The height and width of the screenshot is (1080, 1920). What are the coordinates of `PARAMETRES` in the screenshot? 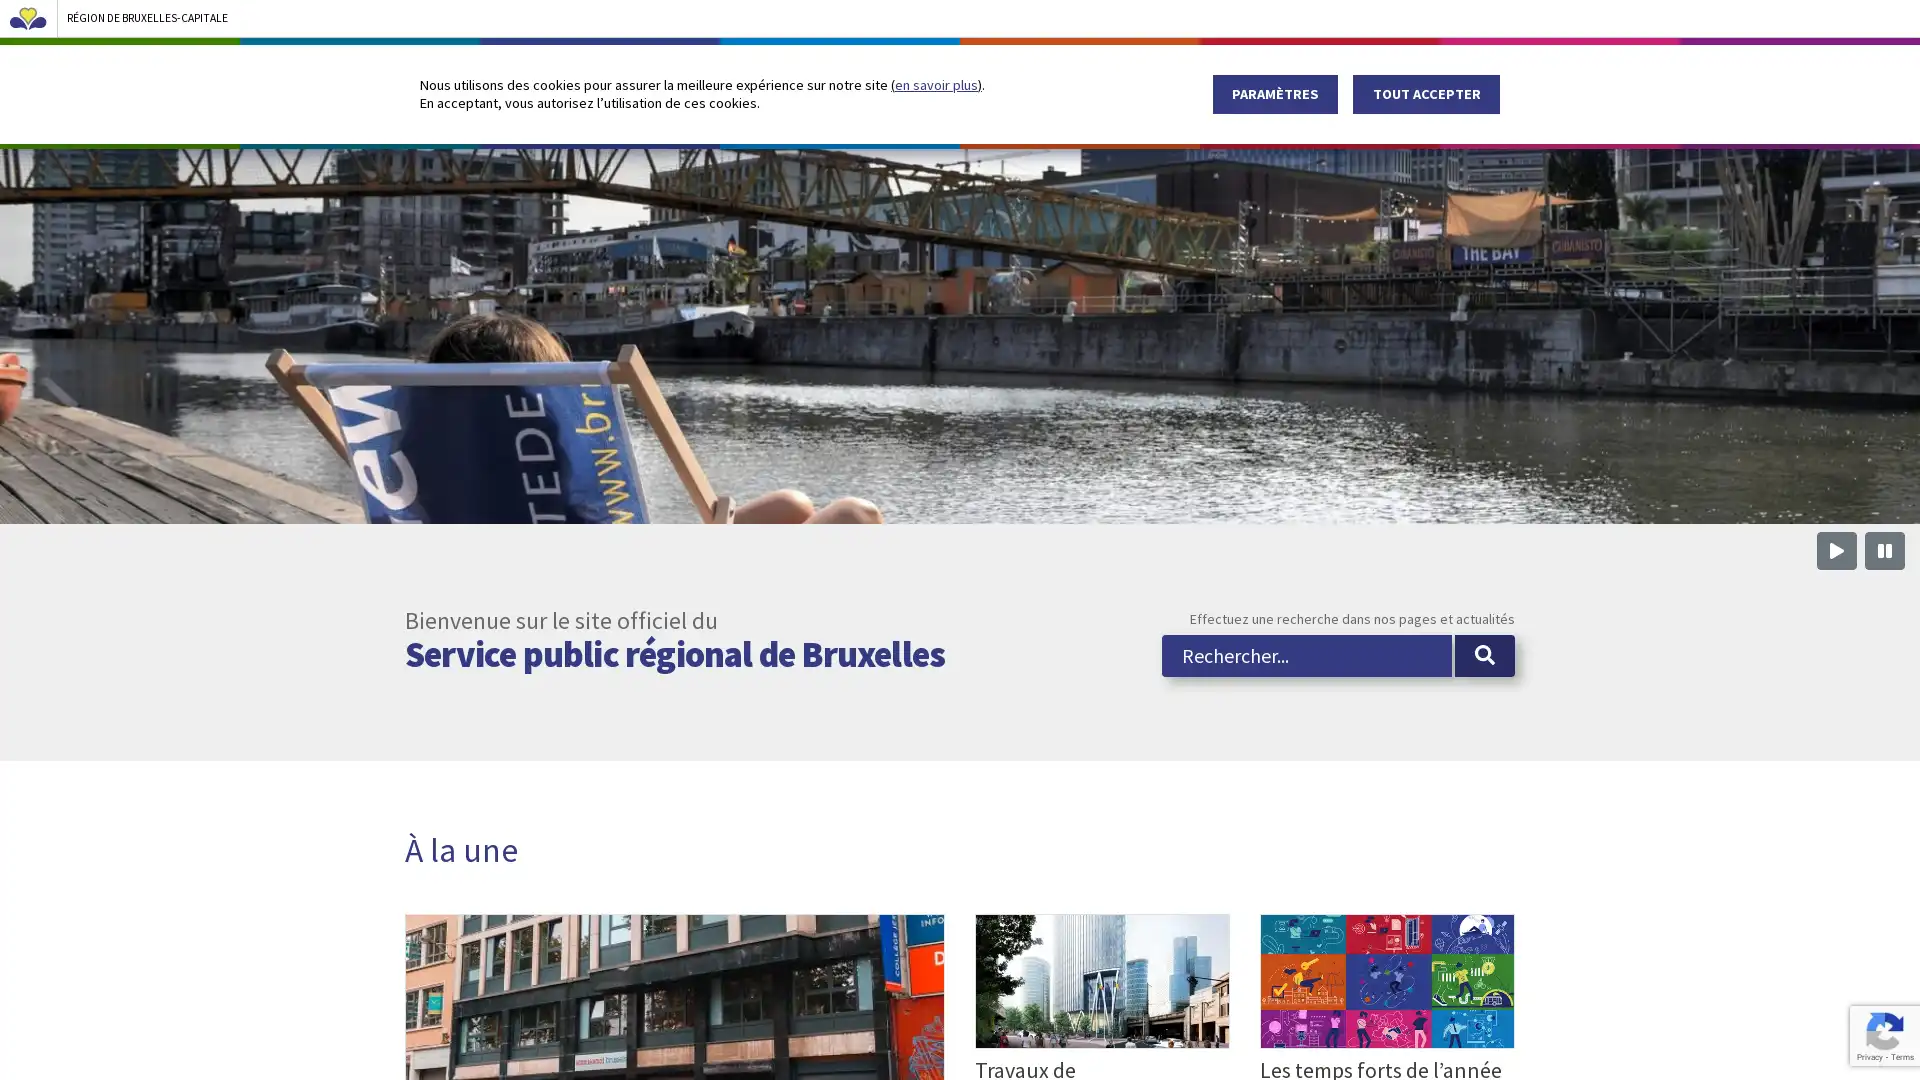 It's located at (1274, 93).